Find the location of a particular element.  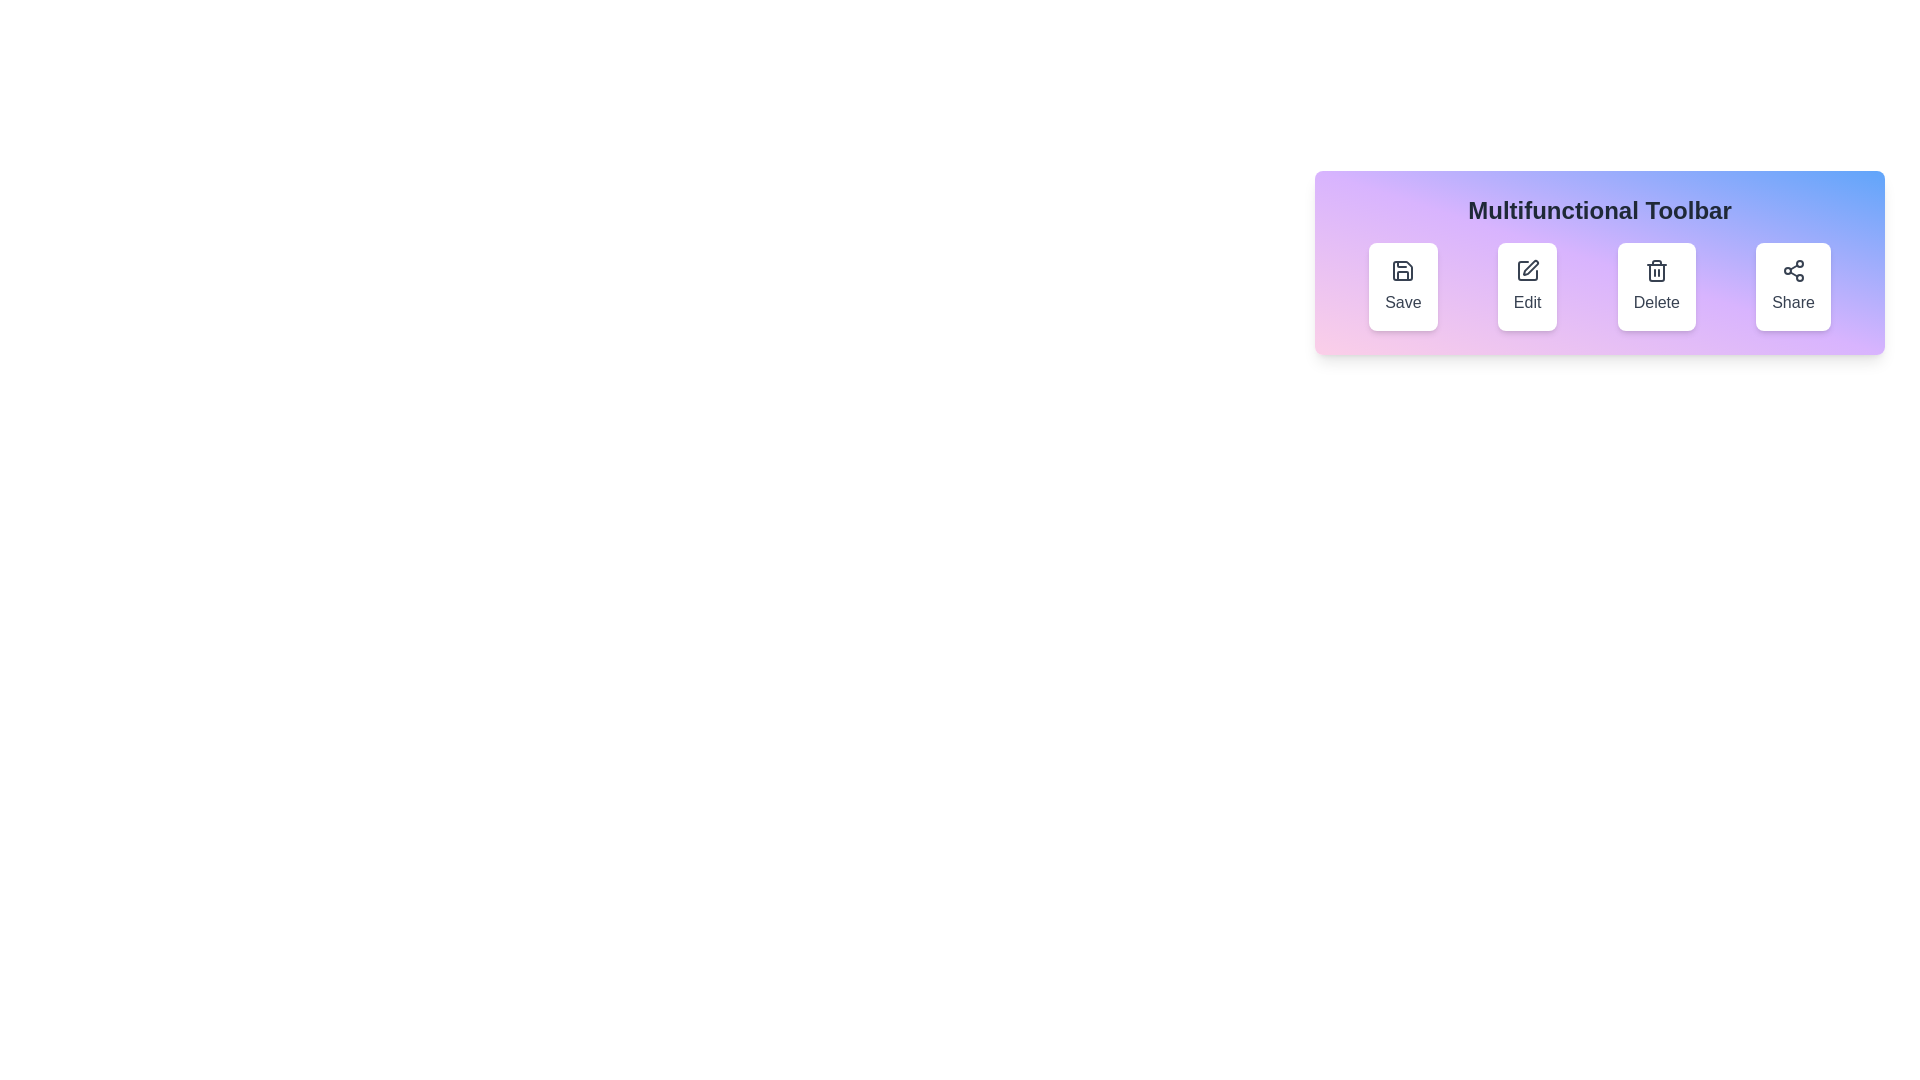

the Save icon, which is a floppy disk styled icon located within the first button on the toolbar is located at coordinates (1402, 270).